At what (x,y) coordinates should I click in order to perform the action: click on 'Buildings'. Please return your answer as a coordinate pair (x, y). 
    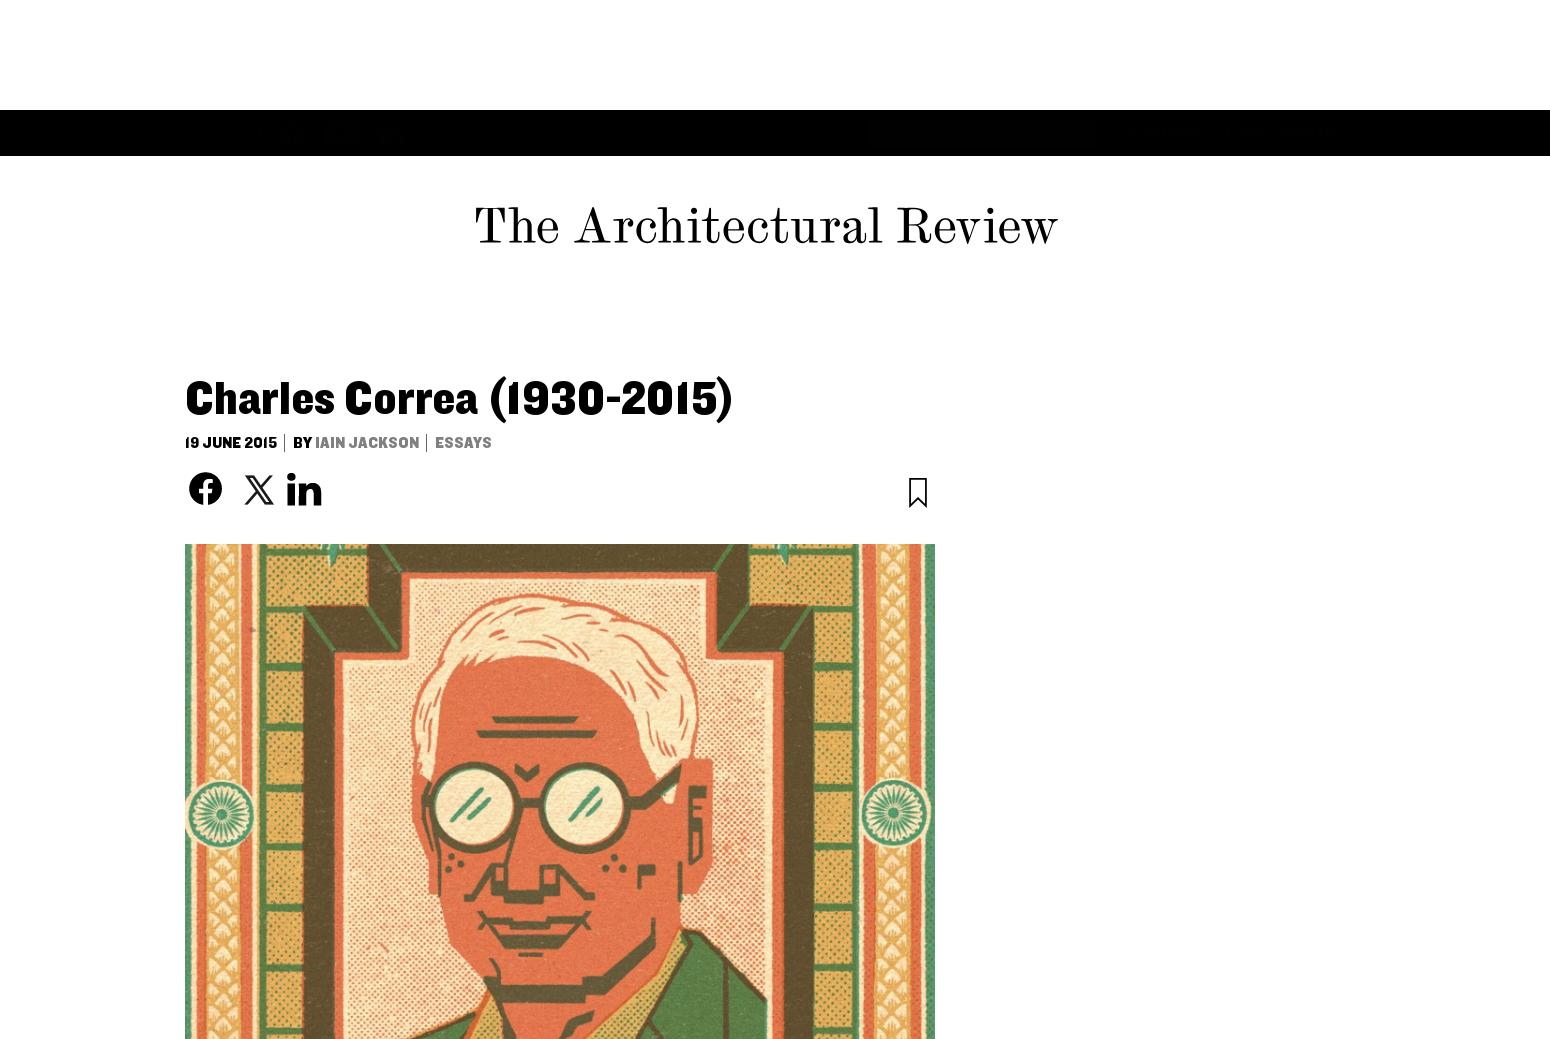
    Looking at the image, I should click on (373, 21).